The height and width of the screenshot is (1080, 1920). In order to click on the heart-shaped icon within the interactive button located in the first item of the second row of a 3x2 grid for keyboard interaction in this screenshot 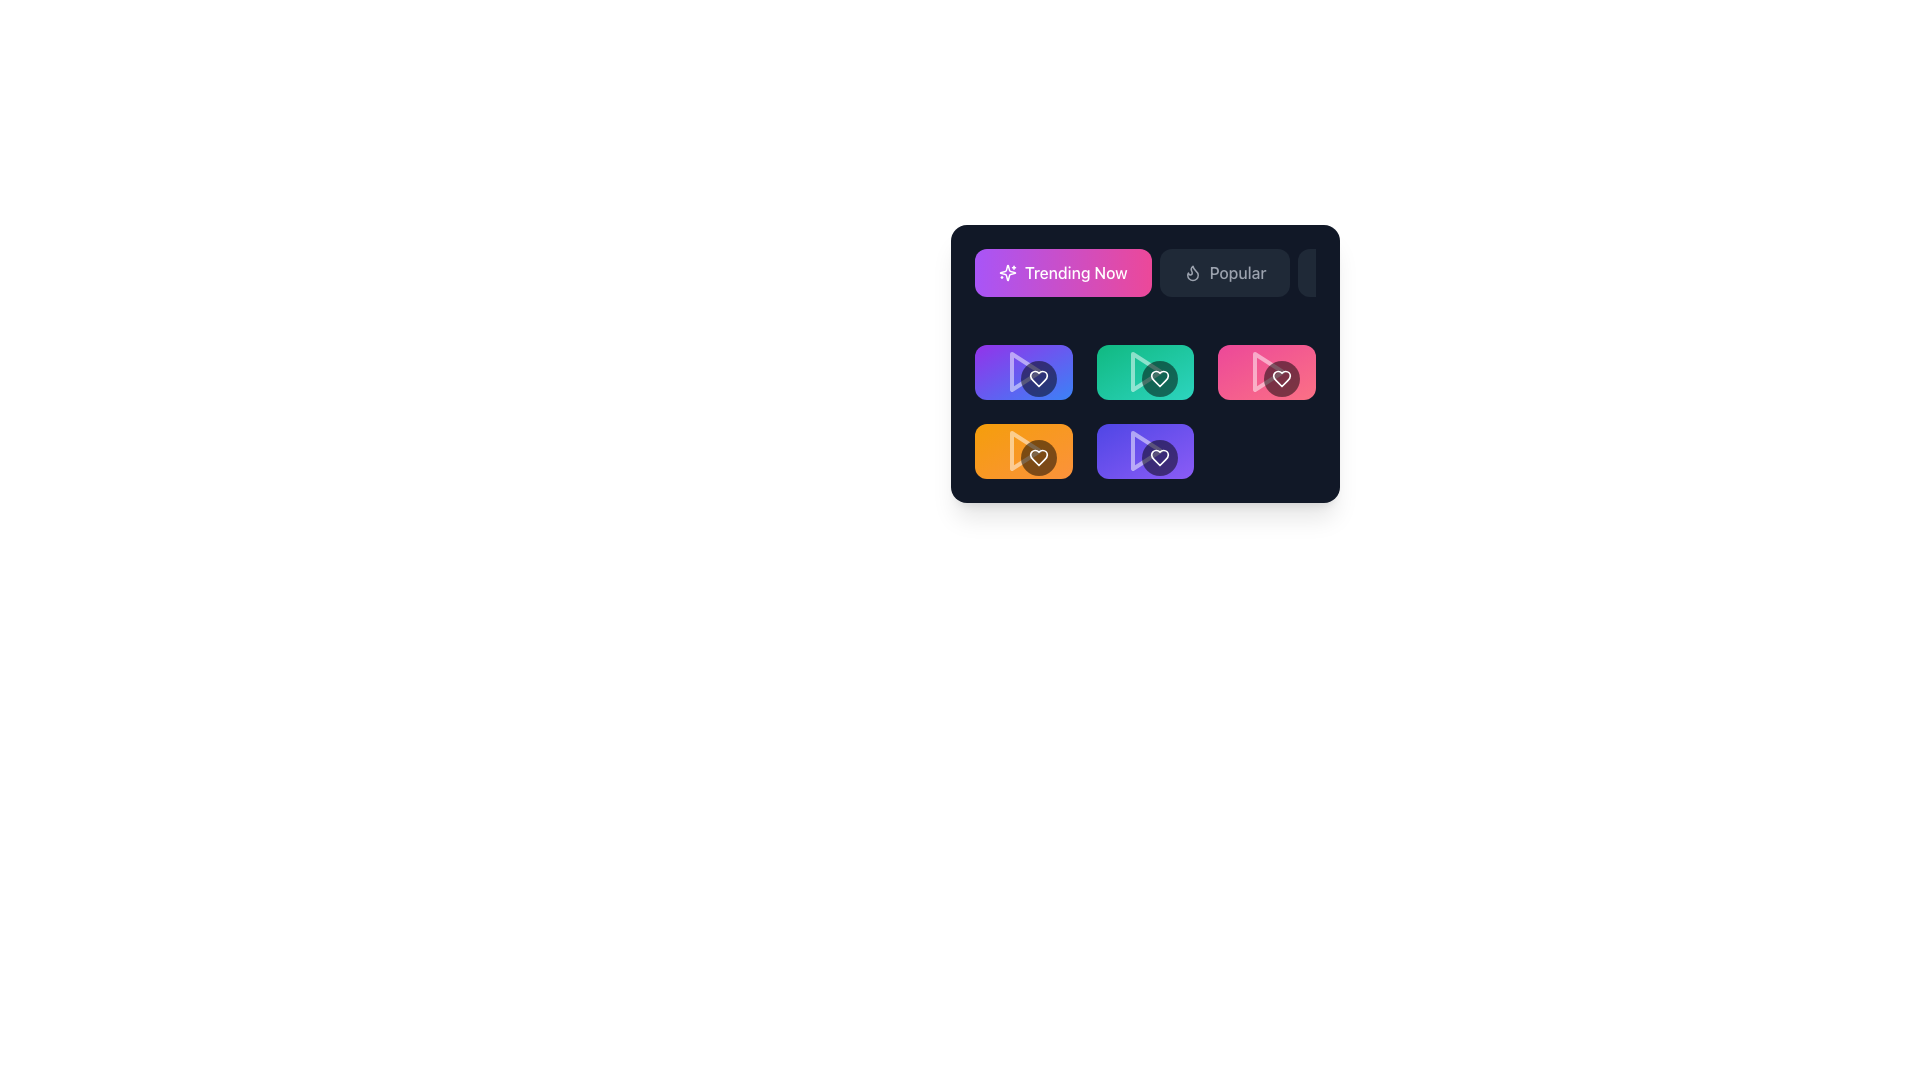, I will do `click(1038, 378)`.